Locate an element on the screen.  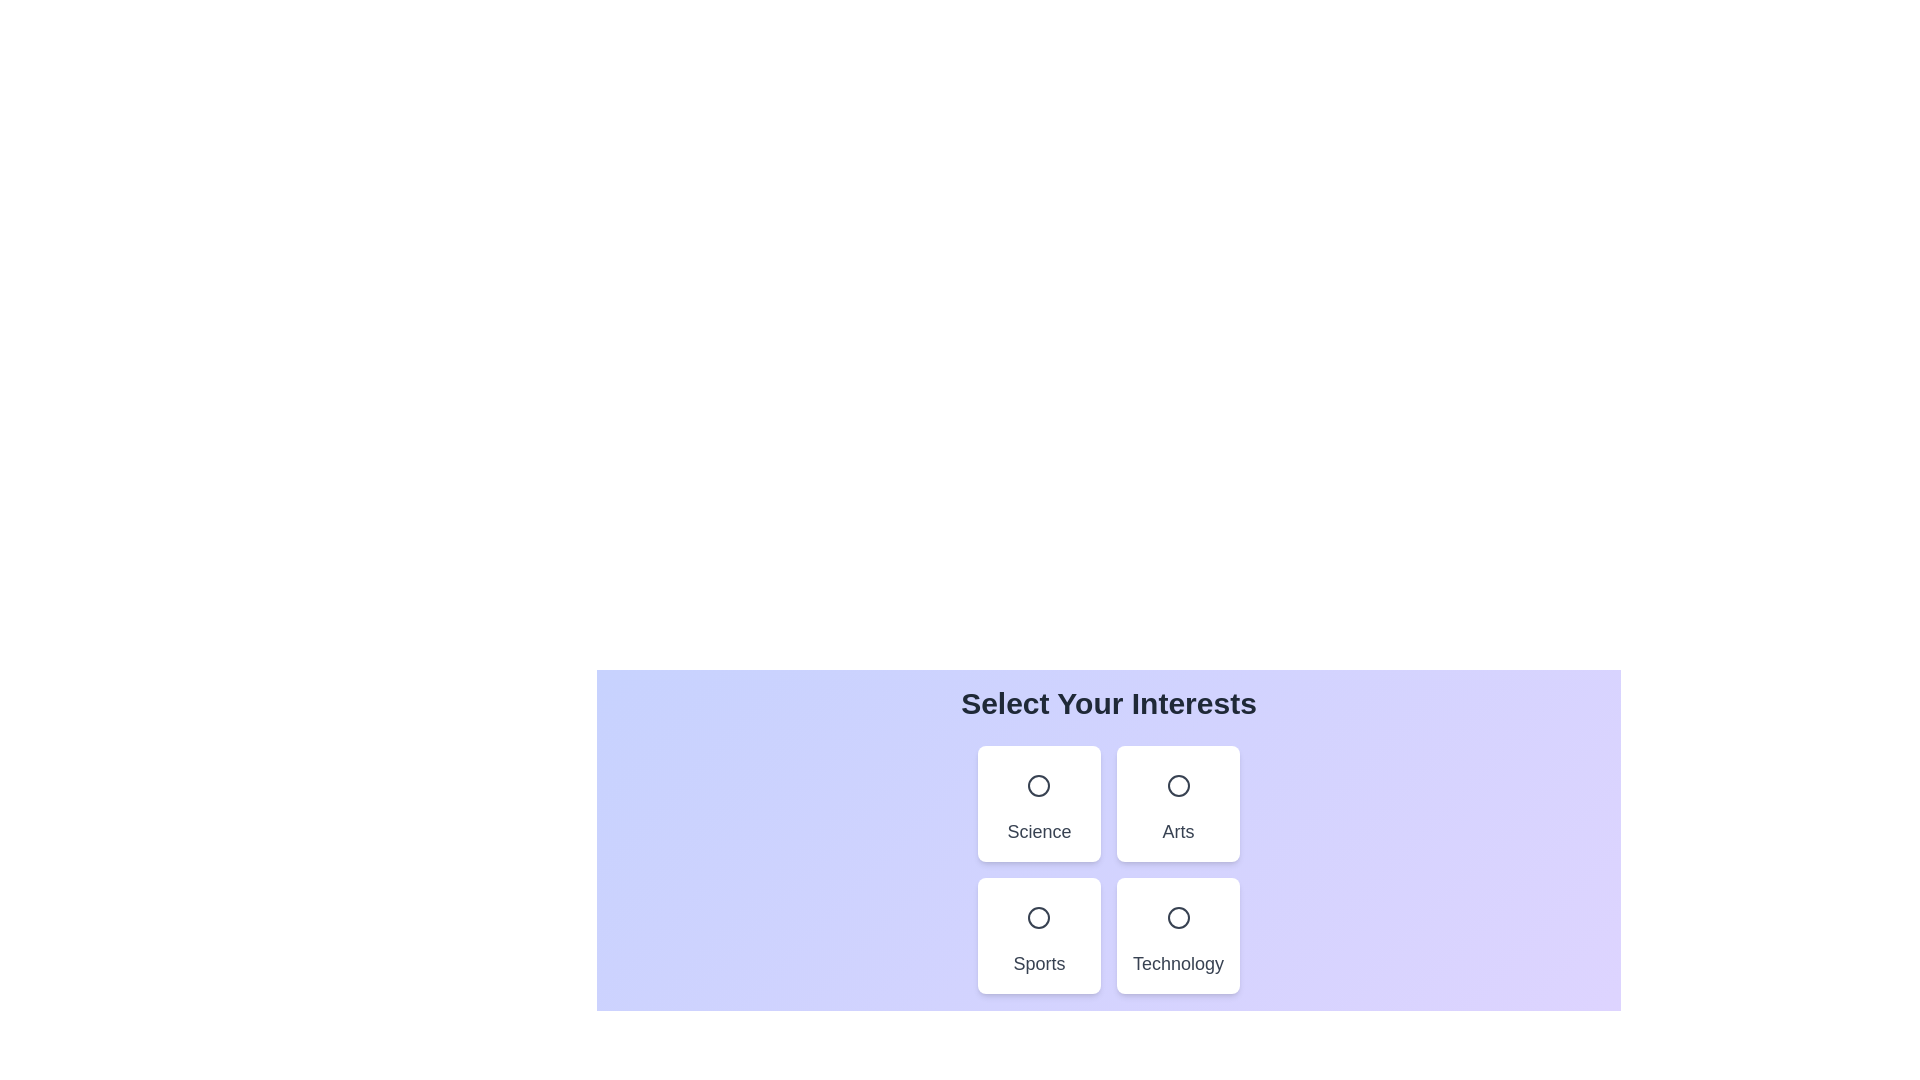
the category Science by clicking on it is located at coordinates (1038, 802).